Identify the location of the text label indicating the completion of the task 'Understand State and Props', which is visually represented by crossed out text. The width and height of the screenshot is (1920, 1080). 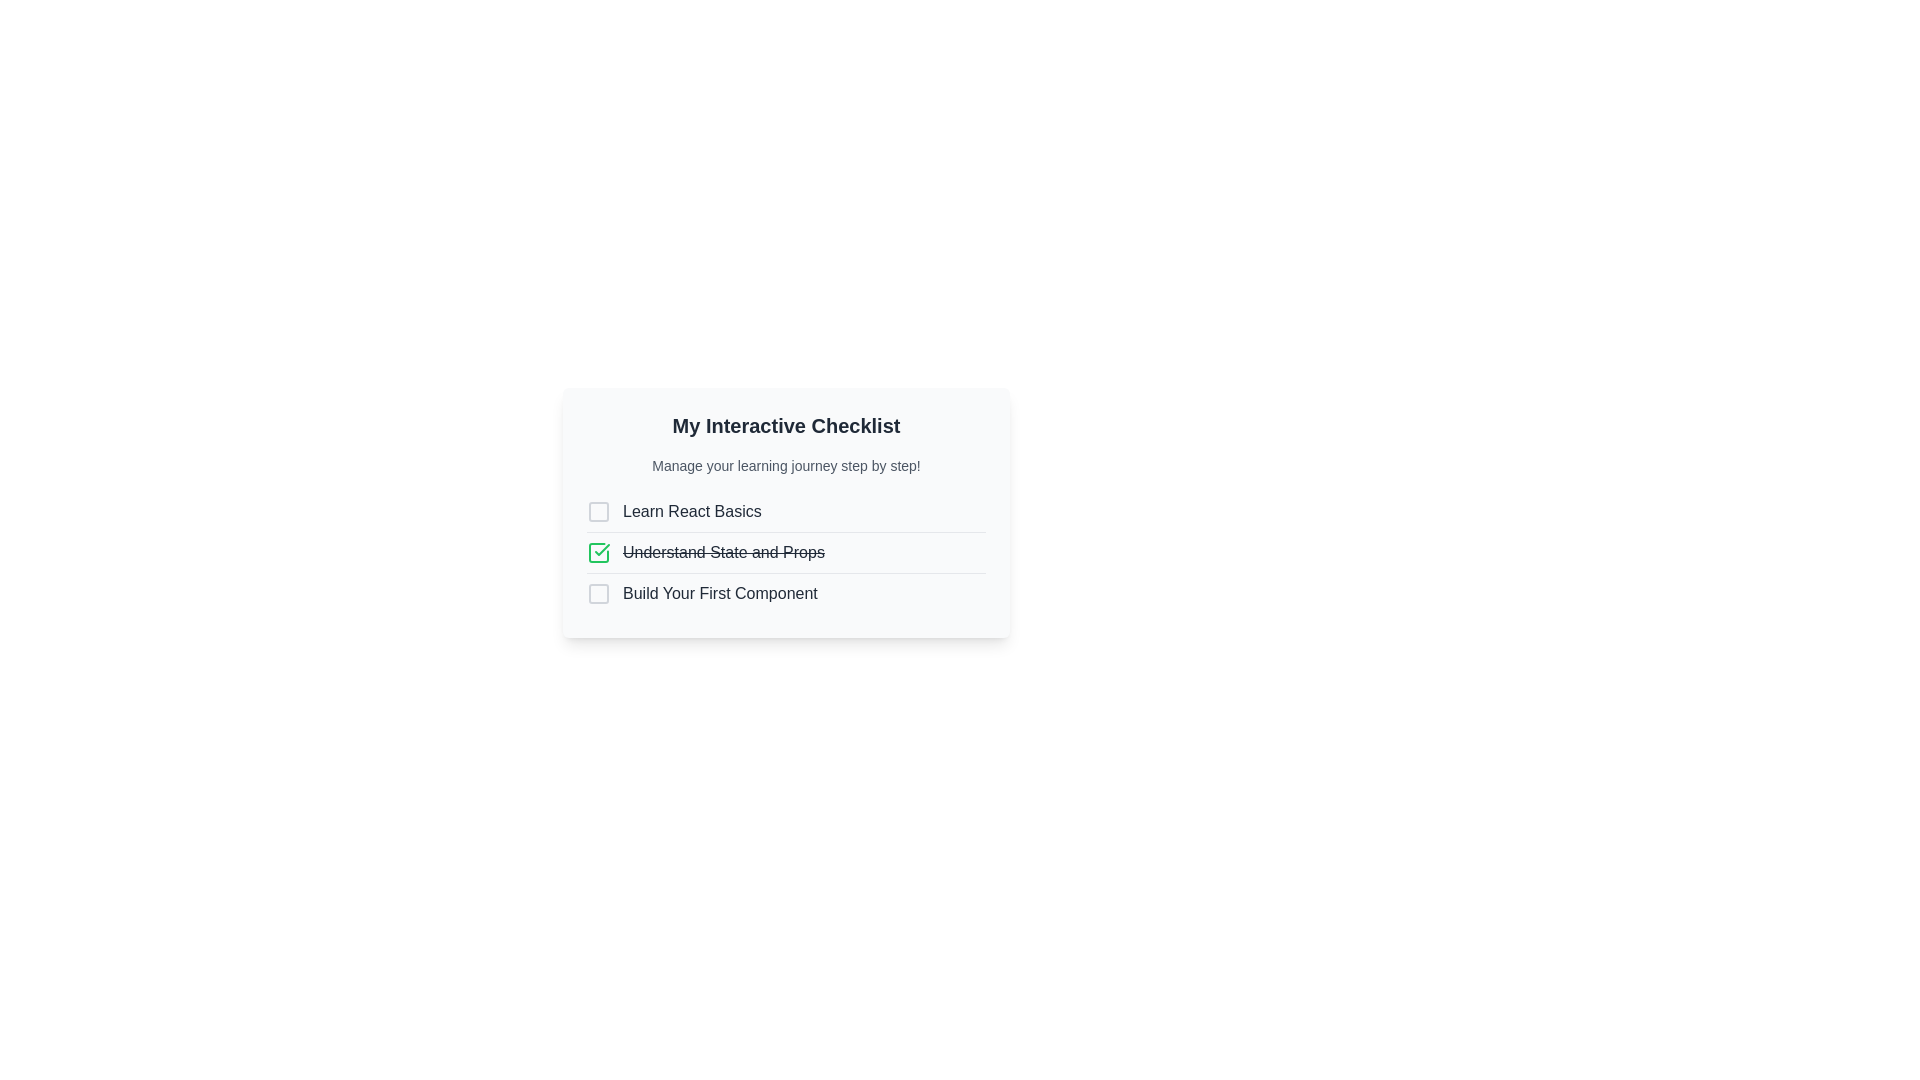
(723, 552).